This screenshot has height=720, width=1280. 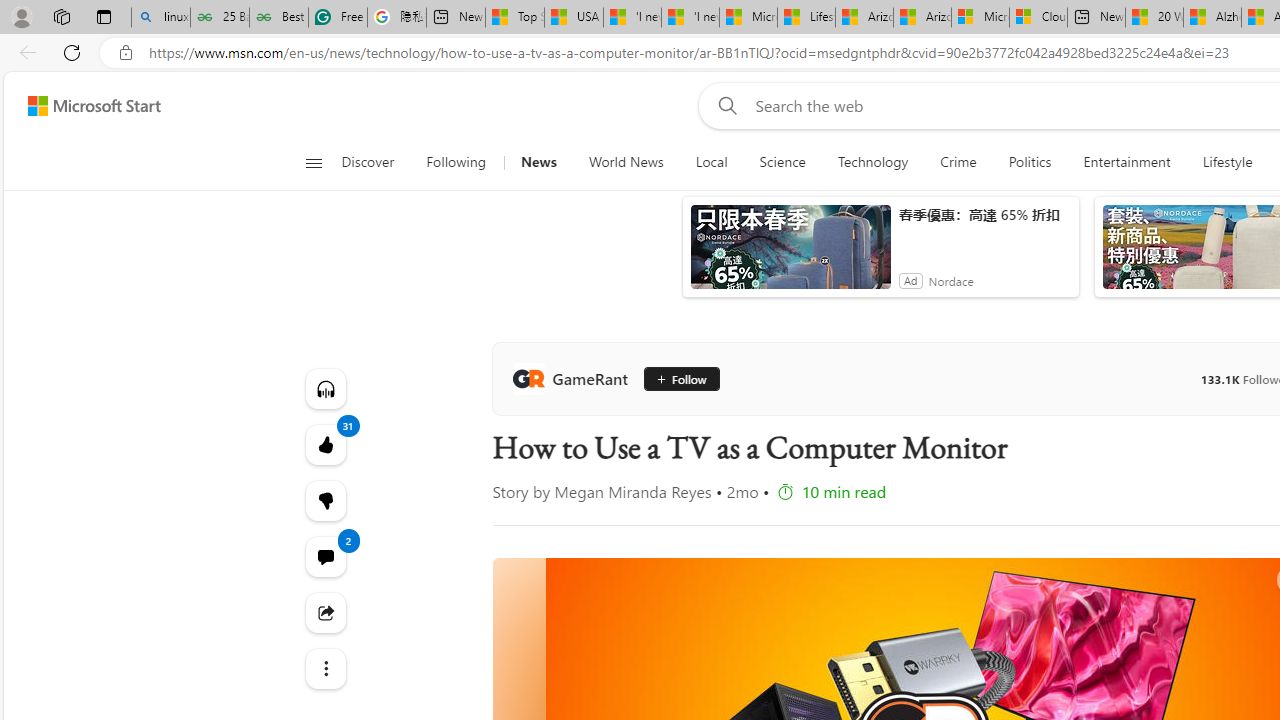 I want to click on '31 Like', so click(x=325, y=443).